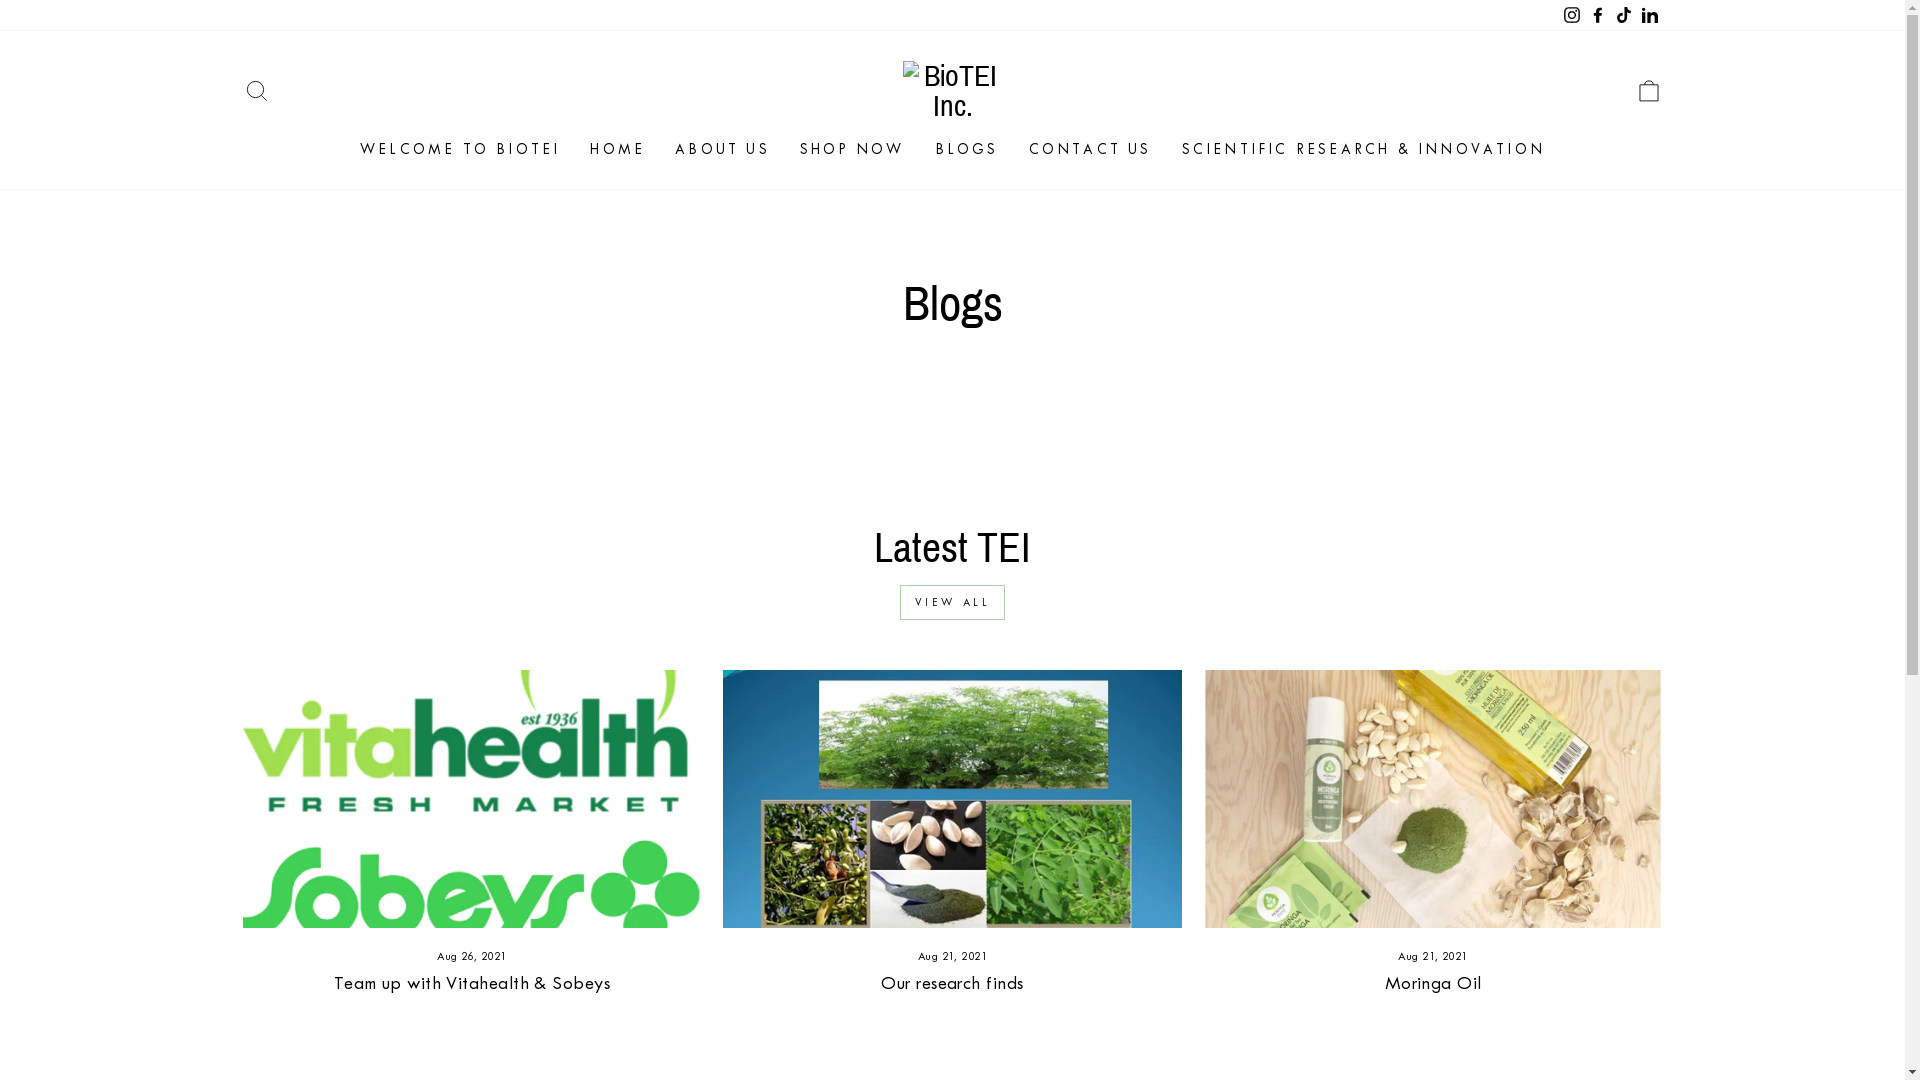  Describe the element at coordinates (919, 148) in the screenshot. I see `'BLOGS'` at that location.